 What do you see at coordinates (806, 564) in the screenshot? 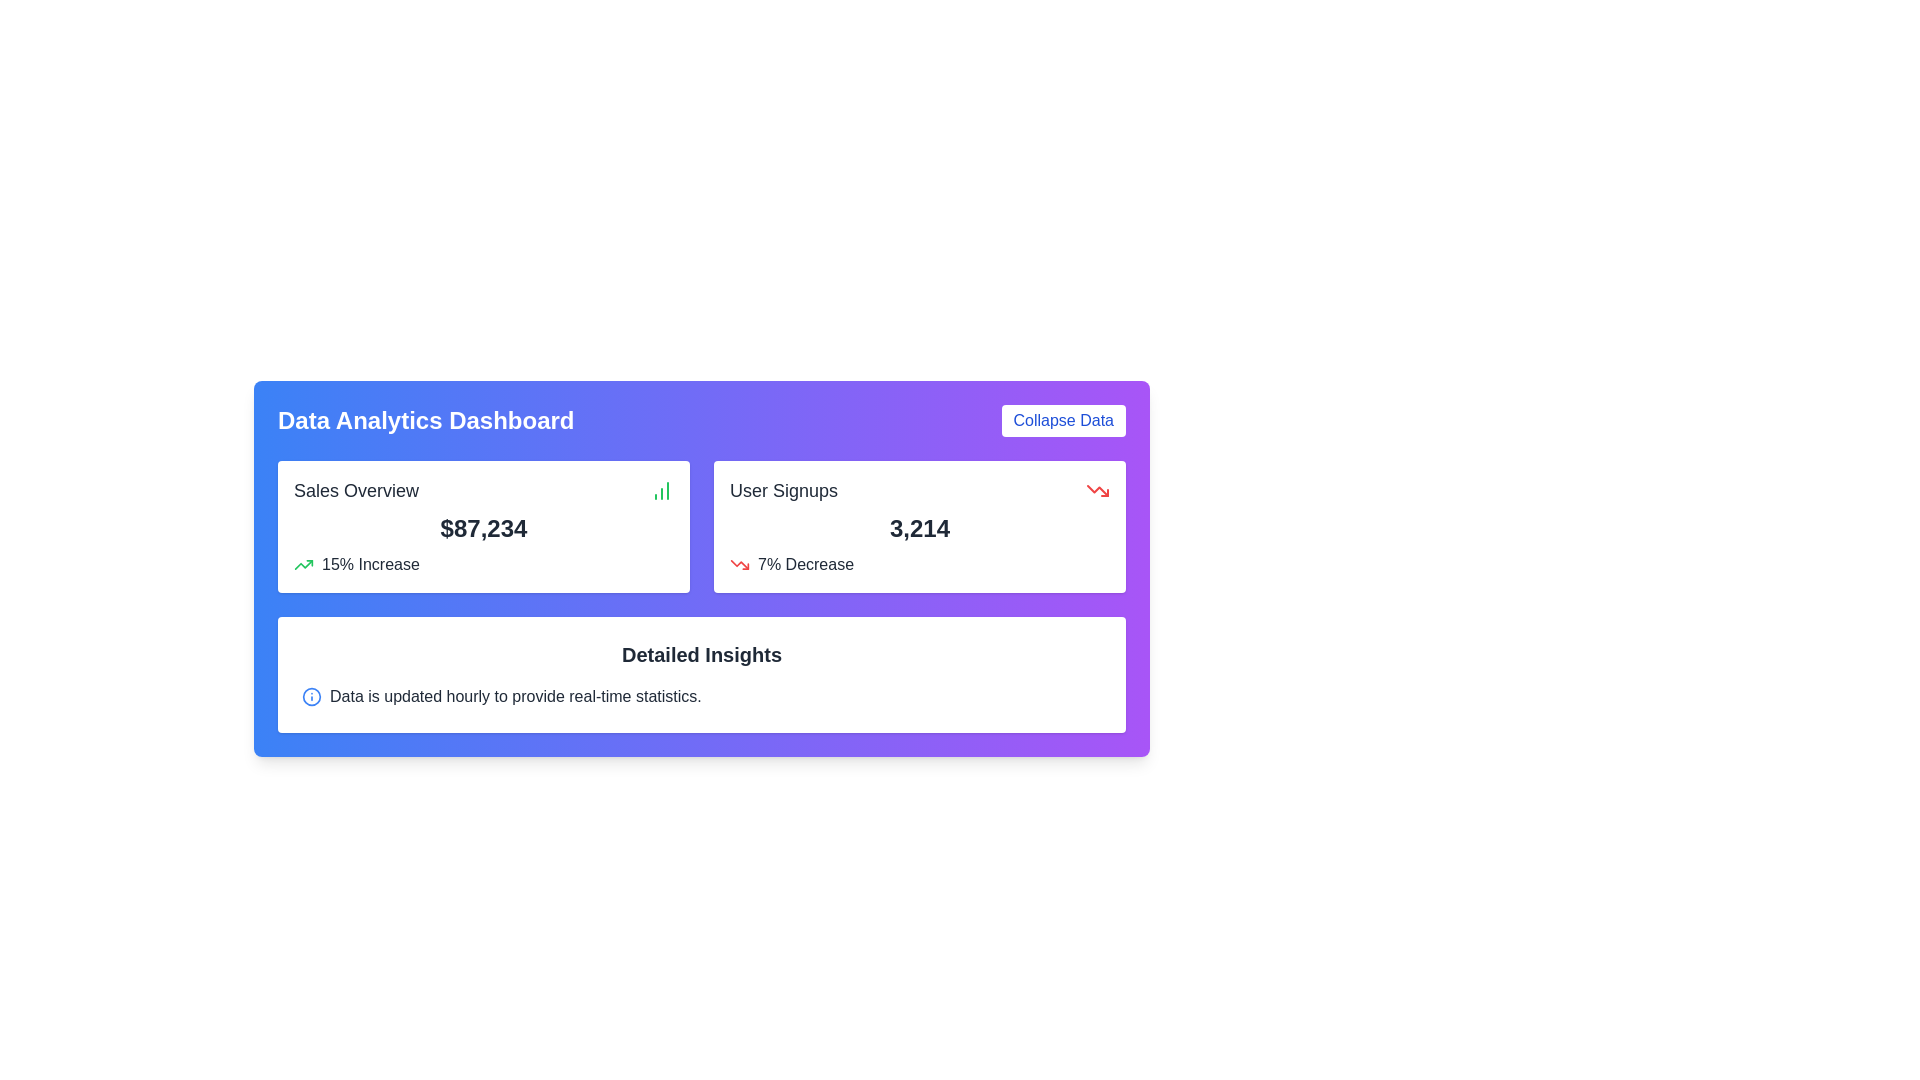
I see `the text label indicating a percentage decrease in user signups, located within the 'User Signups' card and below the number '3,214'` at bounding box center [806, 564].